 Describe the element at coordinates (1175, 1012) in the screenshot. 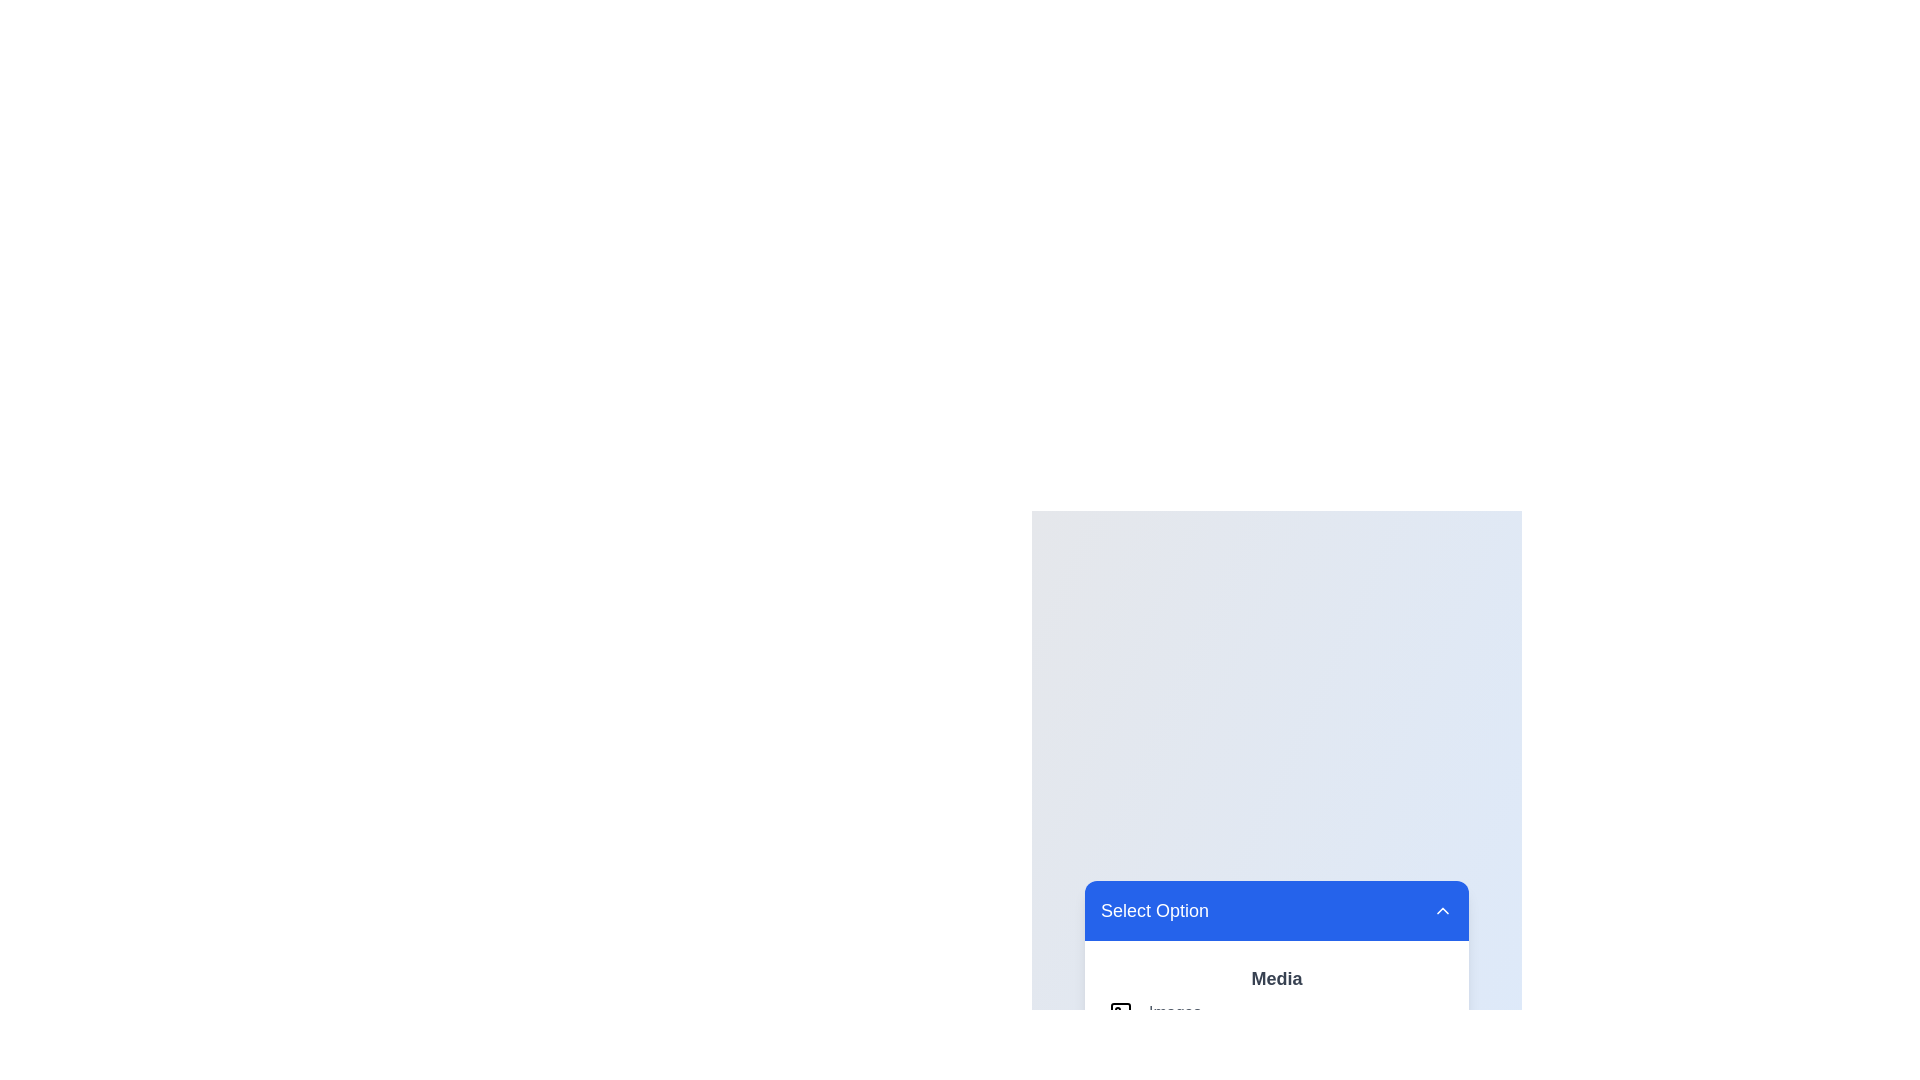

I see `the text label displaying 'Images' in gray color, located next to an image icon, to check for tooltip visibility` at that location.